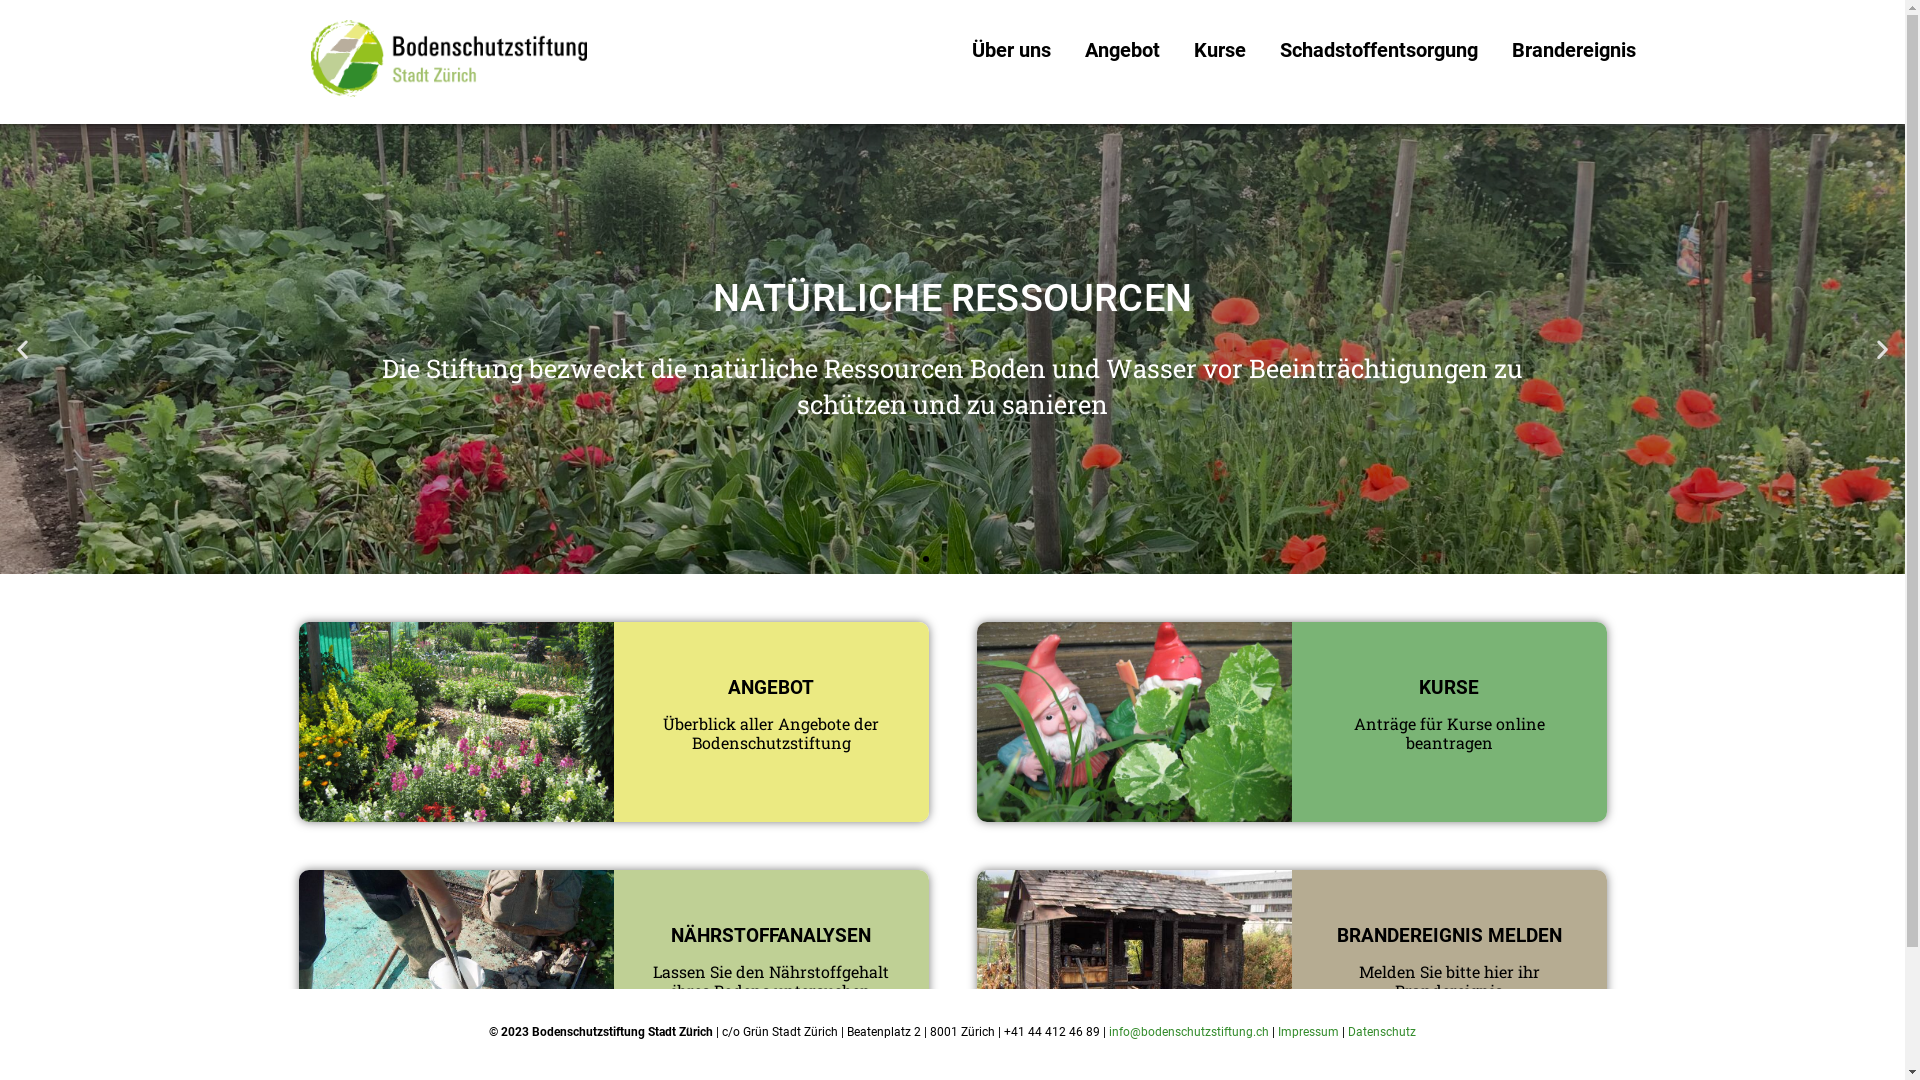 The width and height of the screenshot is (1920, 1080). What do you see at coordinates (1572, 49) in the screenshot?
I see `'Brandereignis'` at bounding box center [1572, 49].